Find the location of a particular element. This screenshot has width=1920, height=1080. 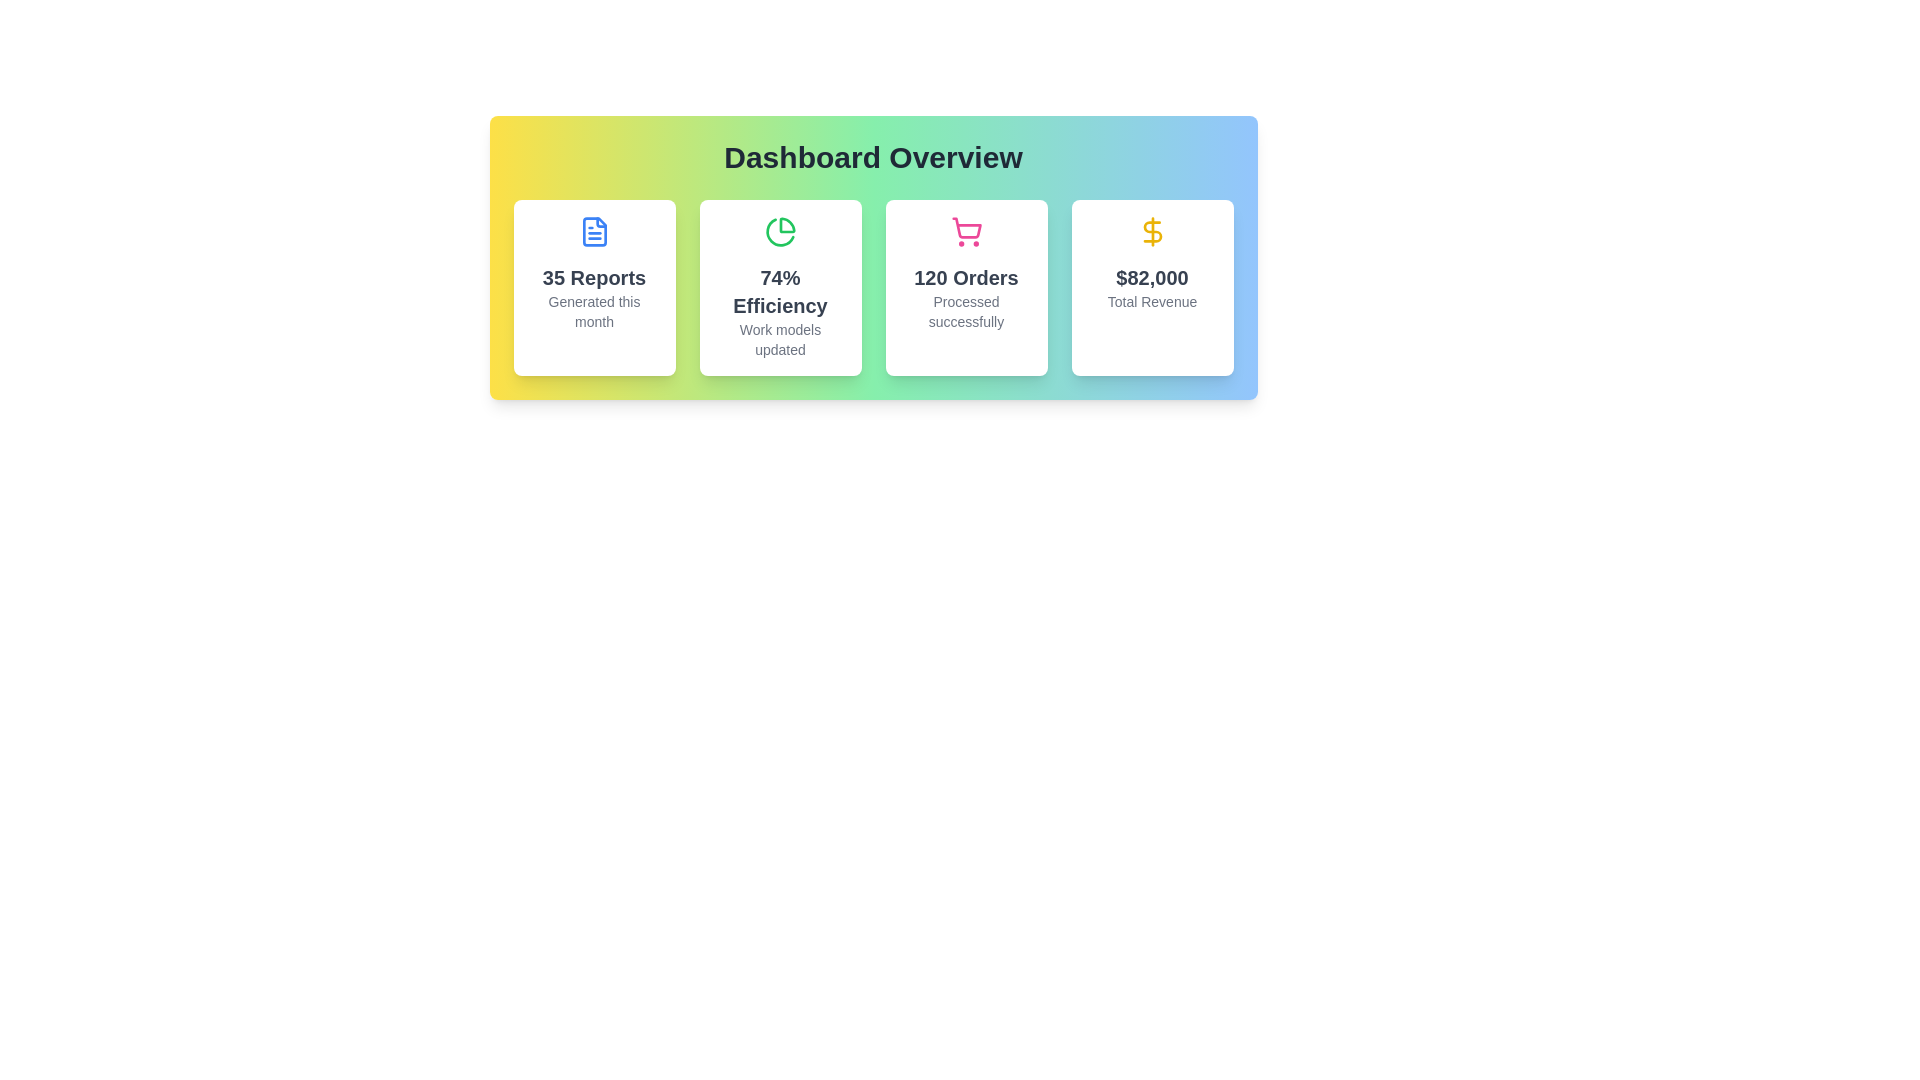

the first Informational Tile that displays the summary of reports generated in the current month, located in the top-left corner of the grid layout is located at coordinates (593, 288).